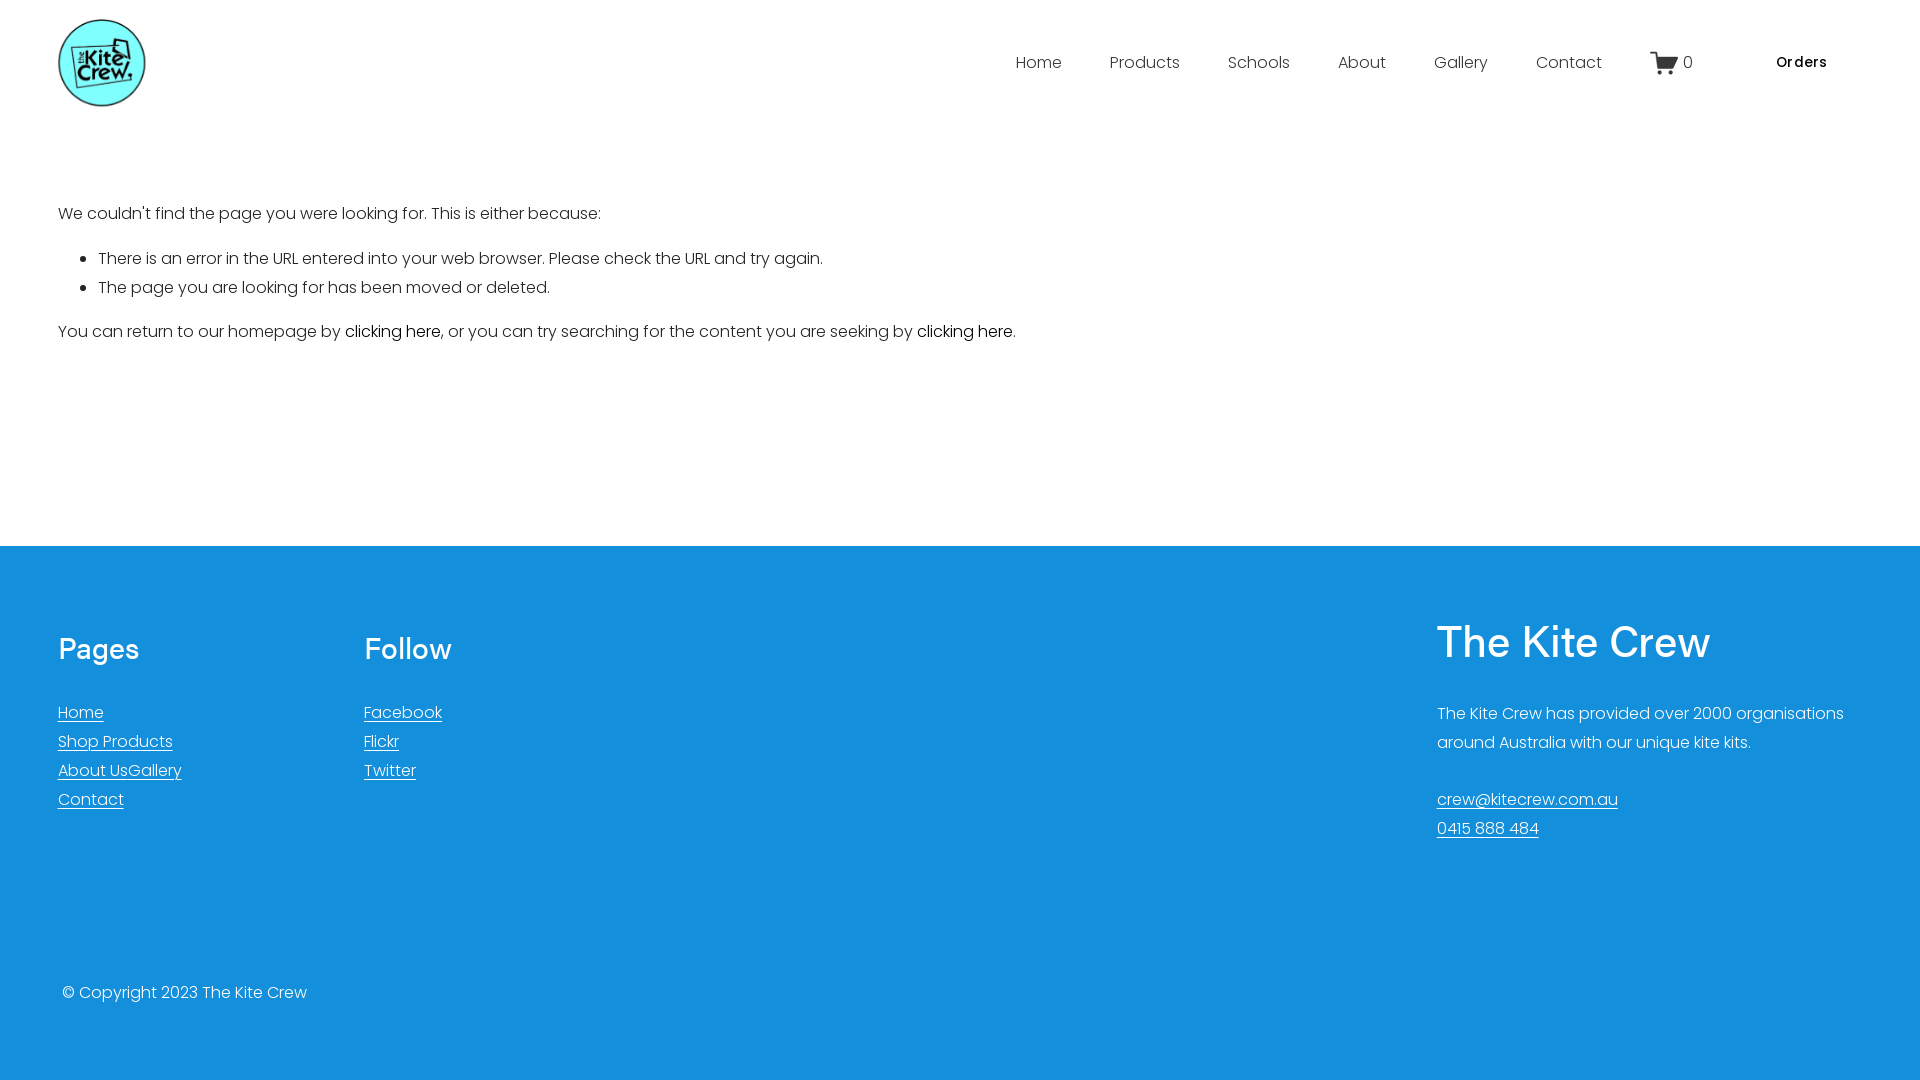 This screenshot has width=1920, height=1080. What do you see at coordinates (393, 330) in the screenshot?
I see `'clicking here'` at bounding box center [393, 330].